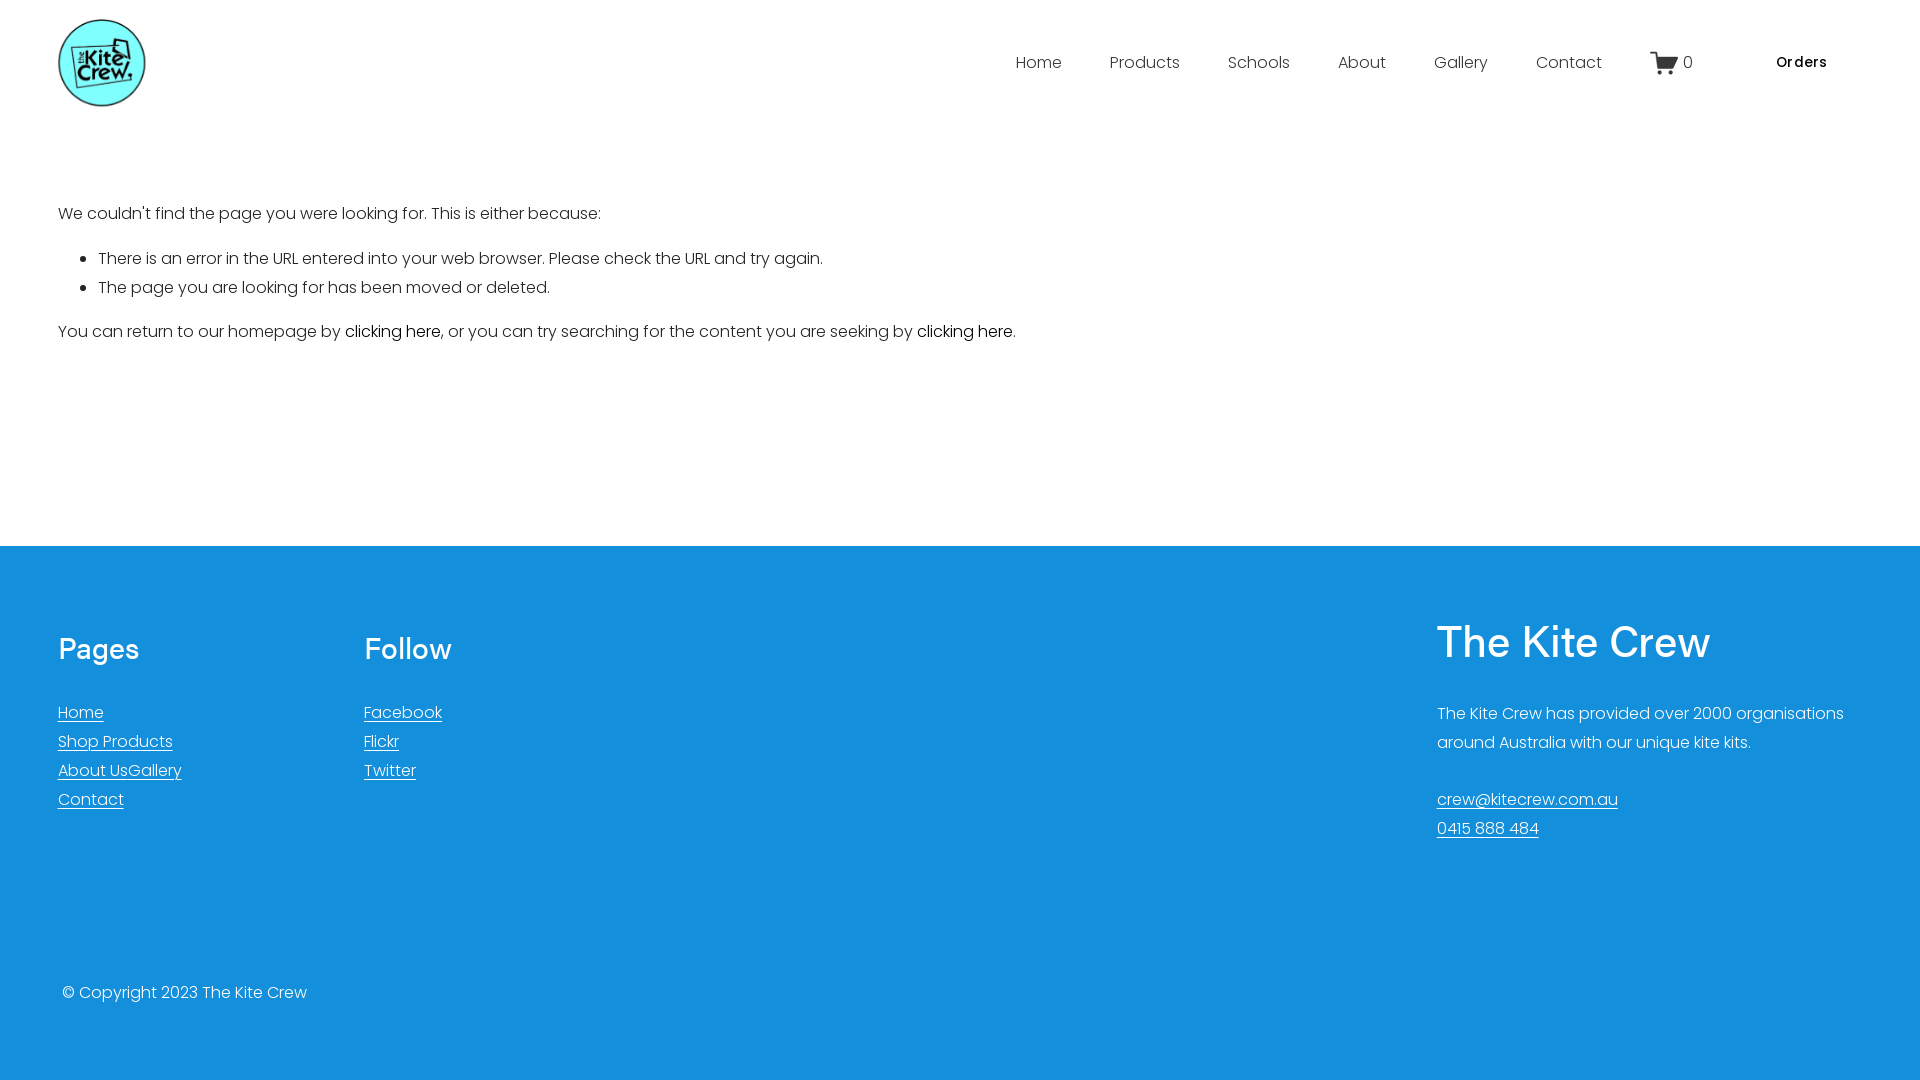 This screenshot has width=1920, height=1080. What do you see at coordinates (393, 330) in the screenshot?
I see `'clicking here'` at bounding box center [393, 330].